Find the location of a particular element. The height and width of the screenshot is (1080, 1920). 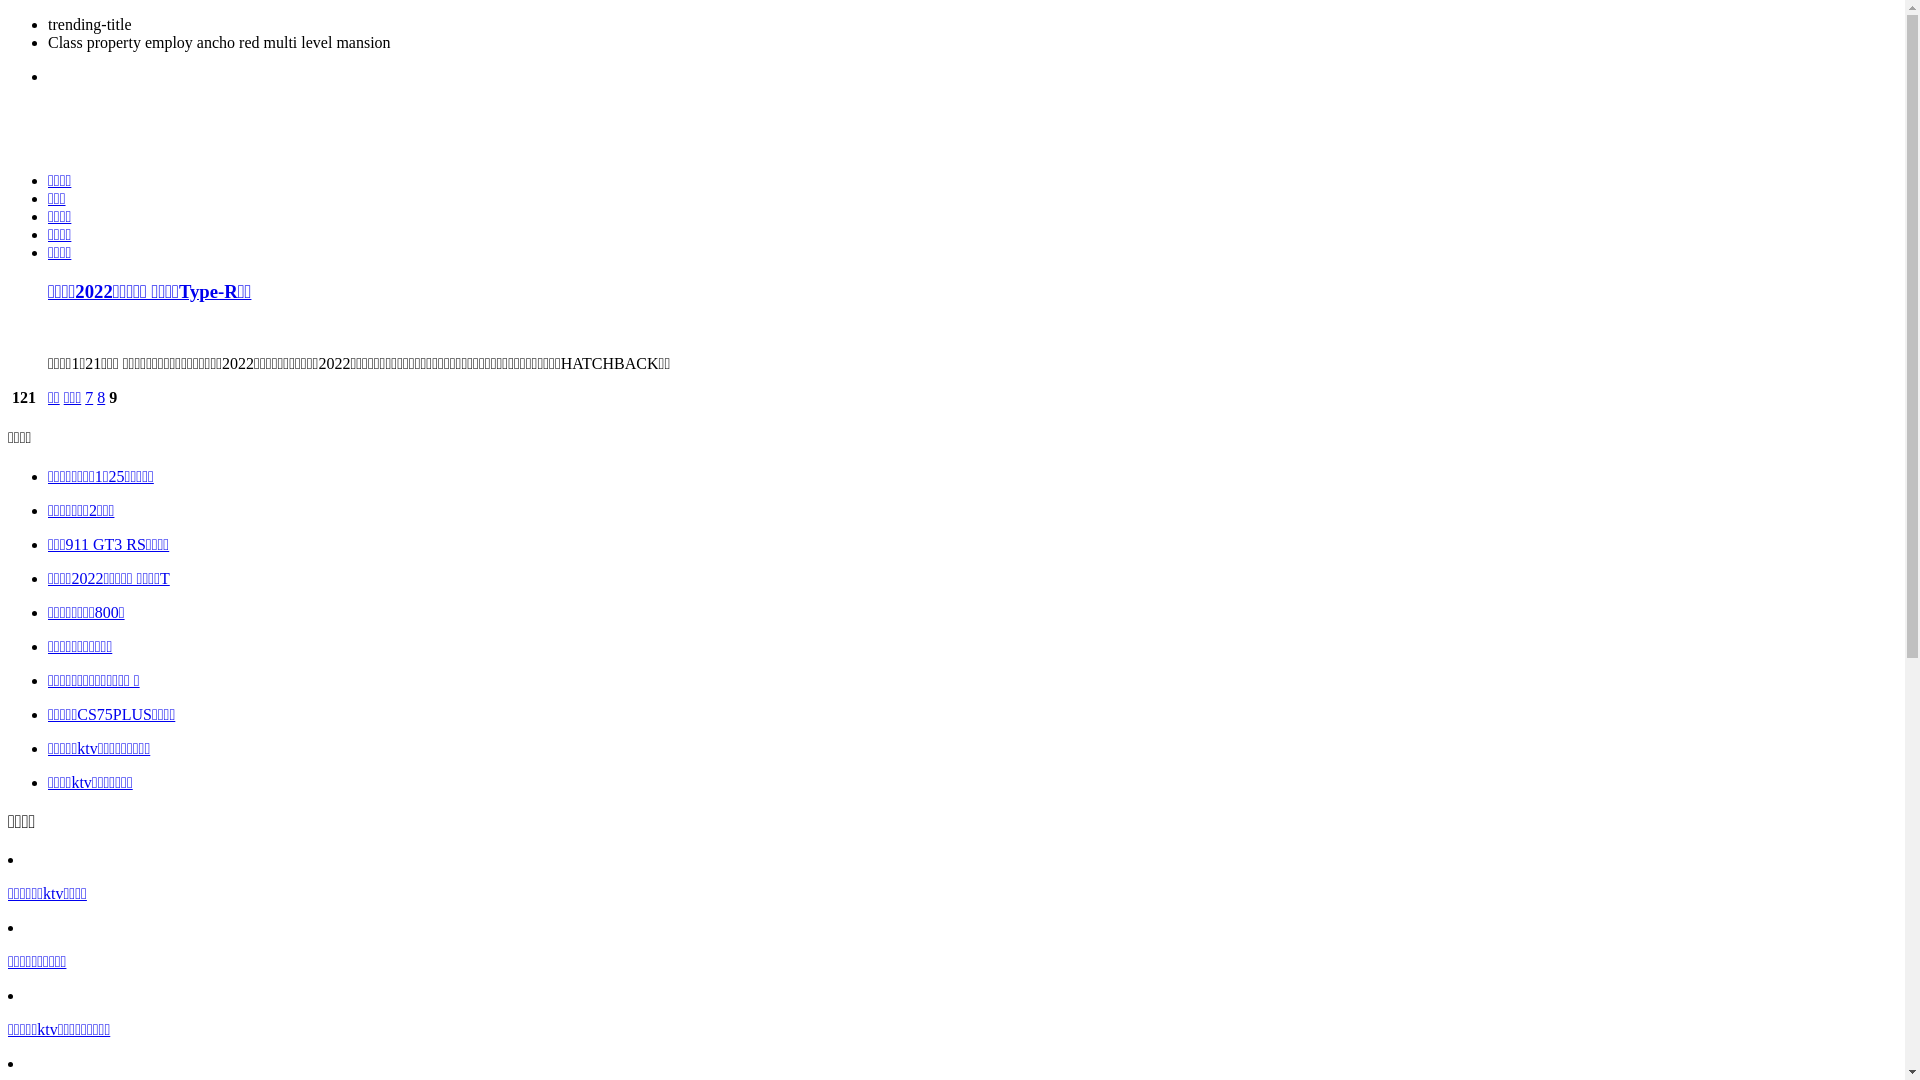

'8' is located at coordinates (99, 397).